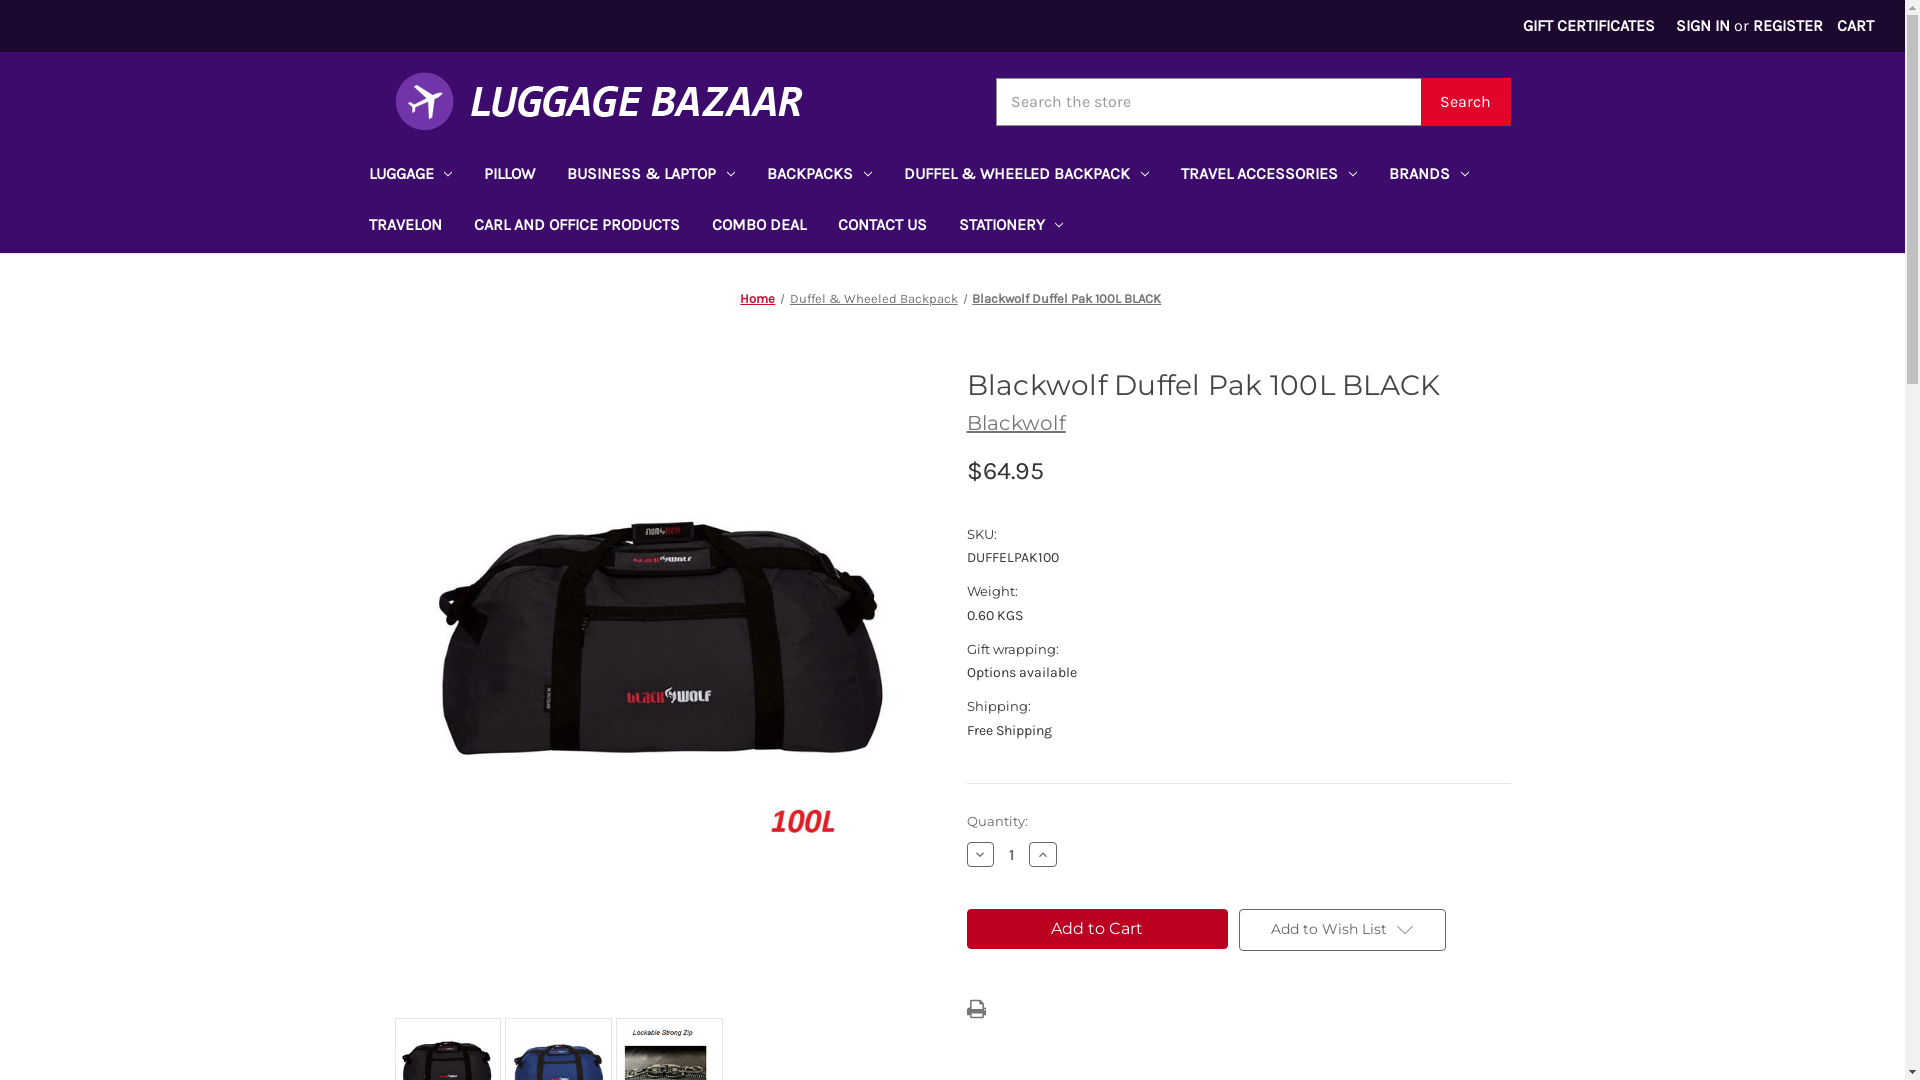 This screenshot has height=1080, width=1920. Describe the element at coordinates (757, 226) in the screenshot. I see `'COMBO DEAL'` at that location.